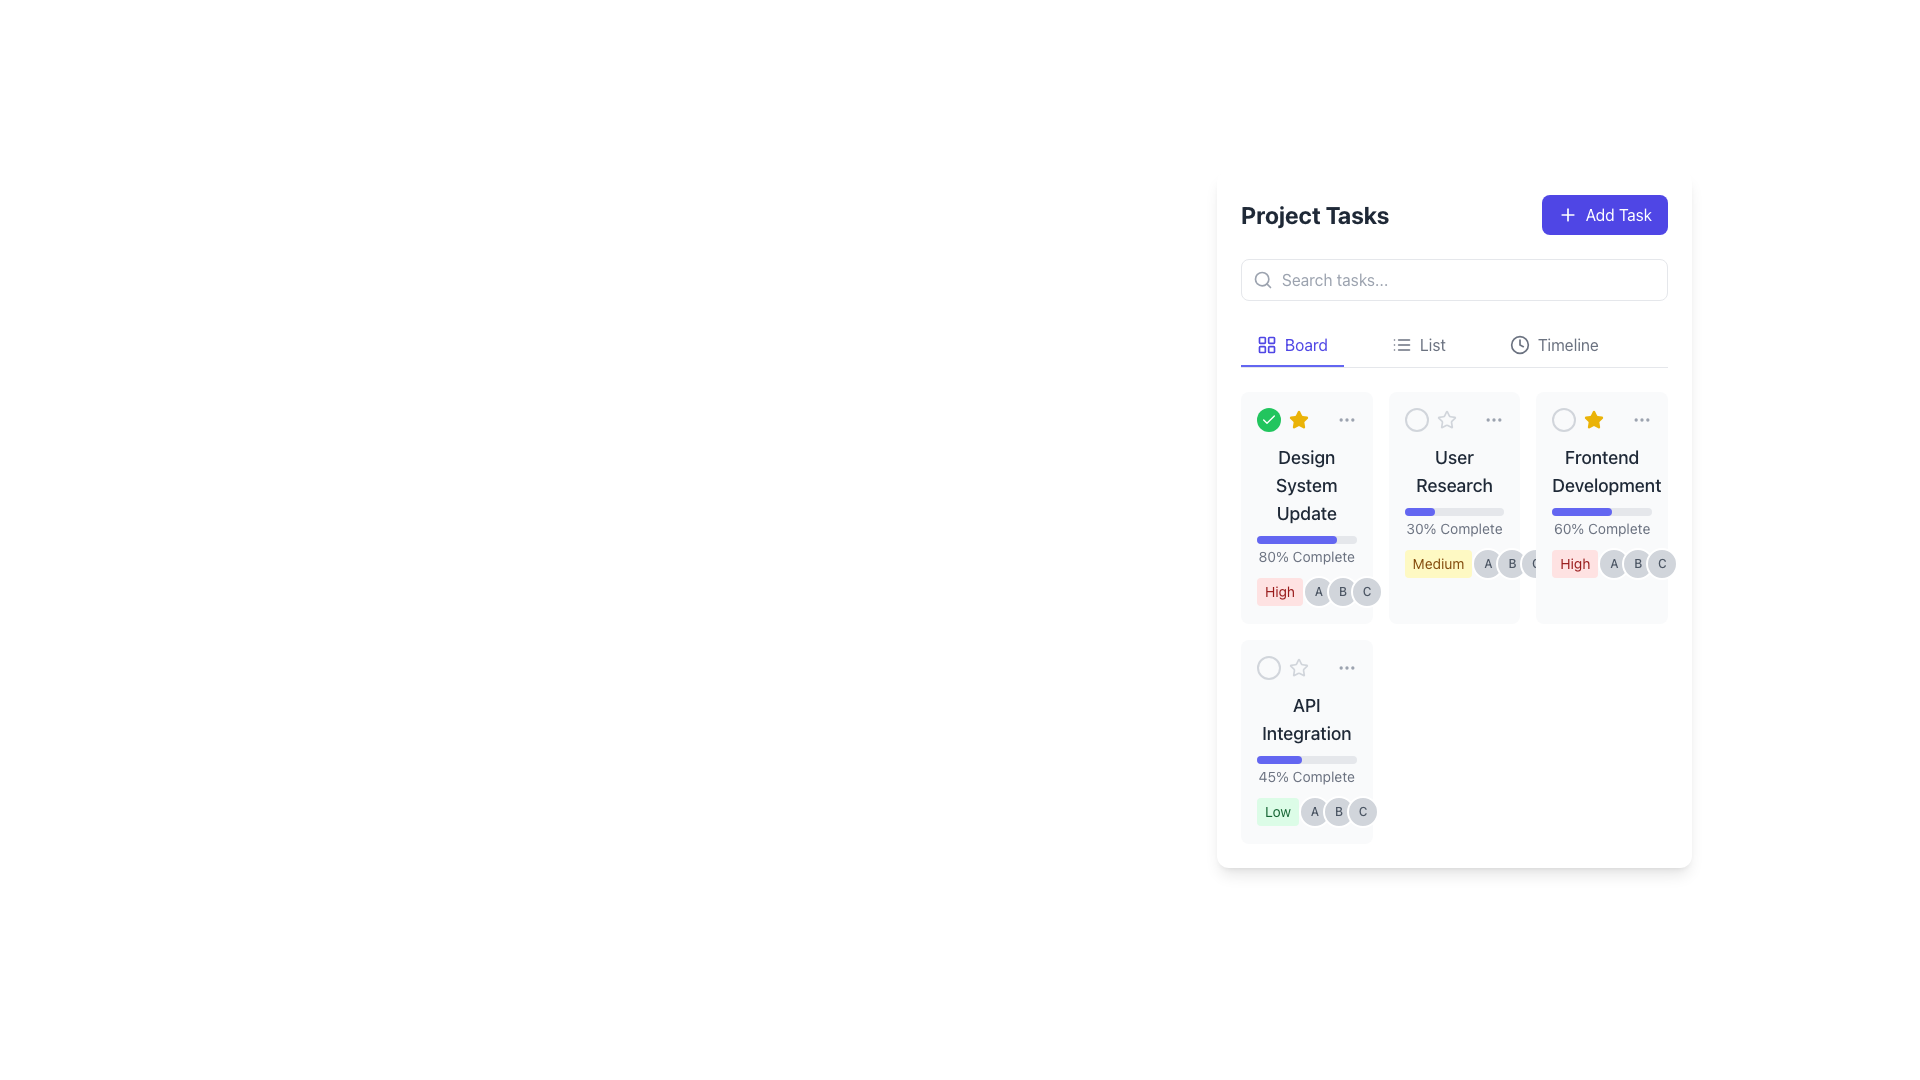 This screenshot has width=1920, height=1080. I want to click on the second circular avatar with a gray background and white border, containing the letter 'B', located below 'Frontend Development' in the 'Project Tasks' interface, so click(1638, 563).